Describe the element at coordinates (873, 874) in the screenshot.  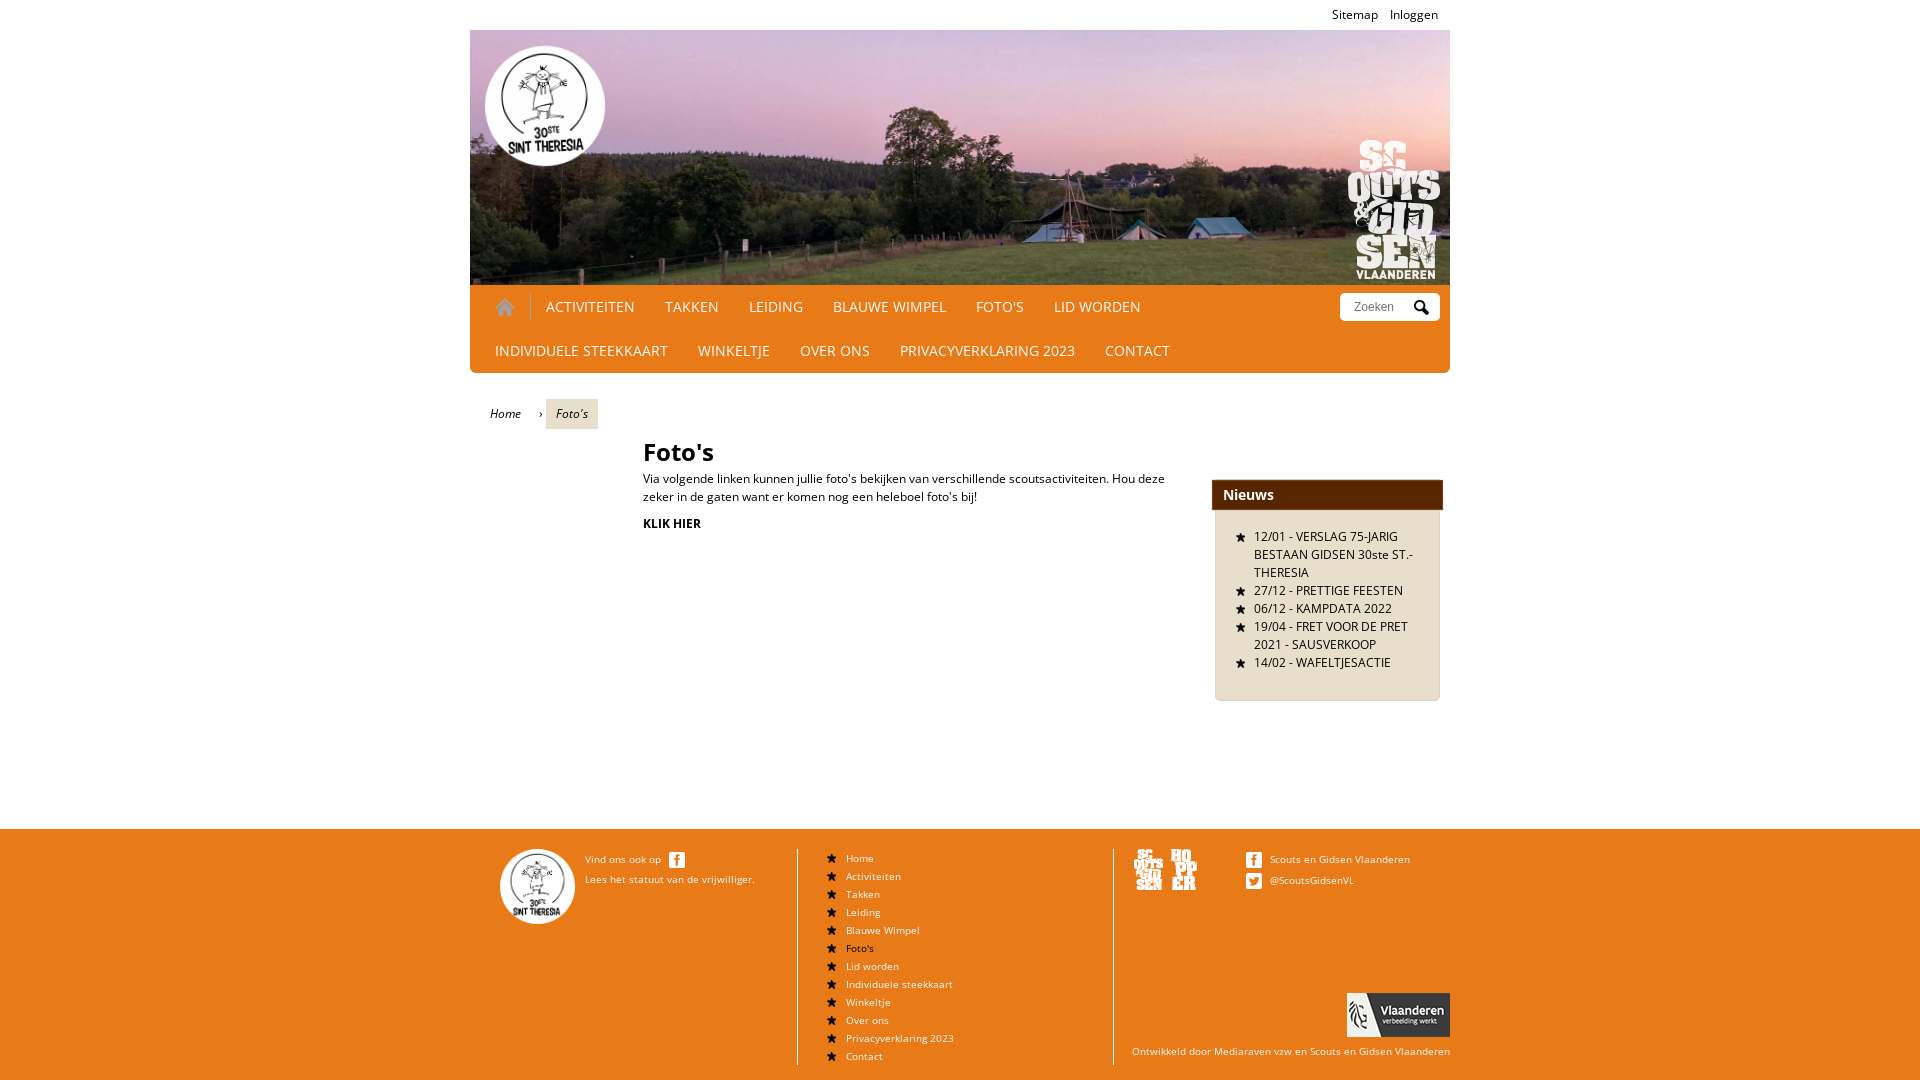
I see `'Activiteiten'` at that location.